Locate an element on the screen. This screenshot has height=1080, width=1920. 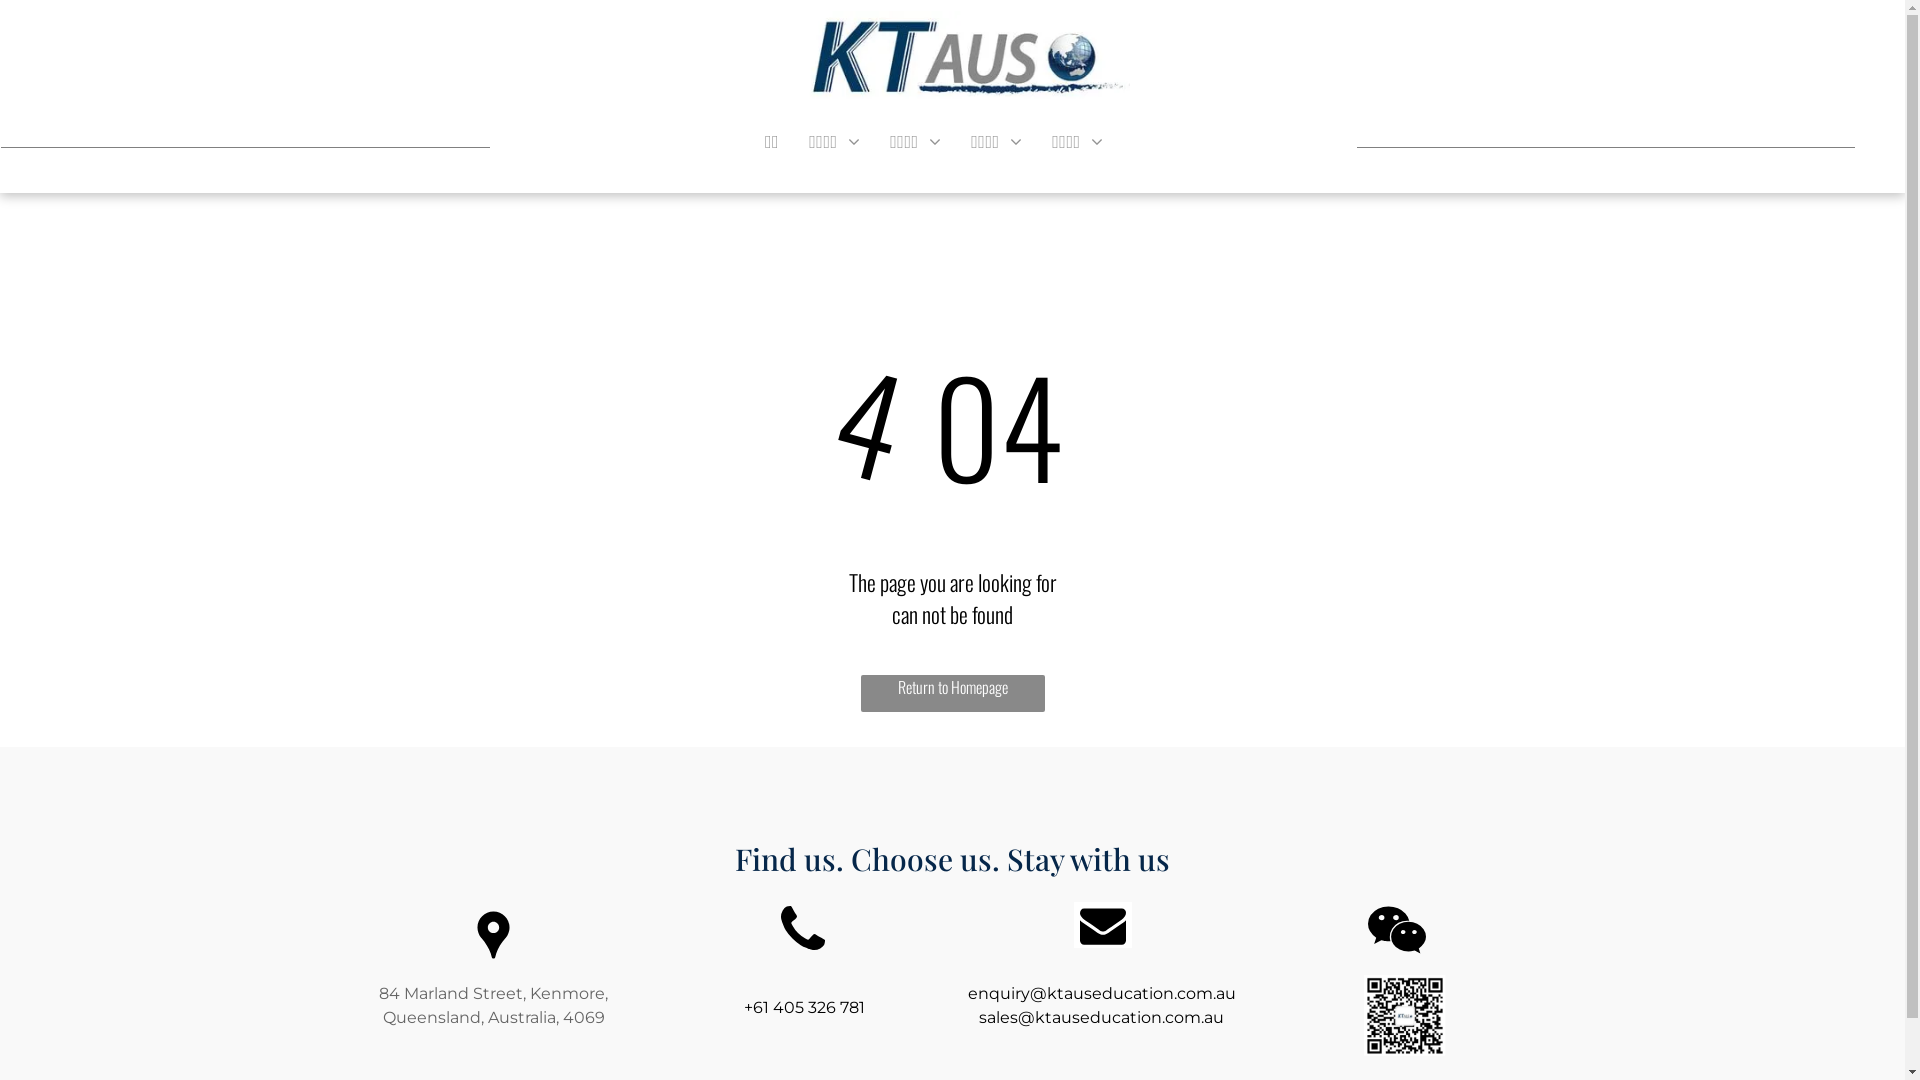
'Return to Homepage' is located at coordinates (950, 692).